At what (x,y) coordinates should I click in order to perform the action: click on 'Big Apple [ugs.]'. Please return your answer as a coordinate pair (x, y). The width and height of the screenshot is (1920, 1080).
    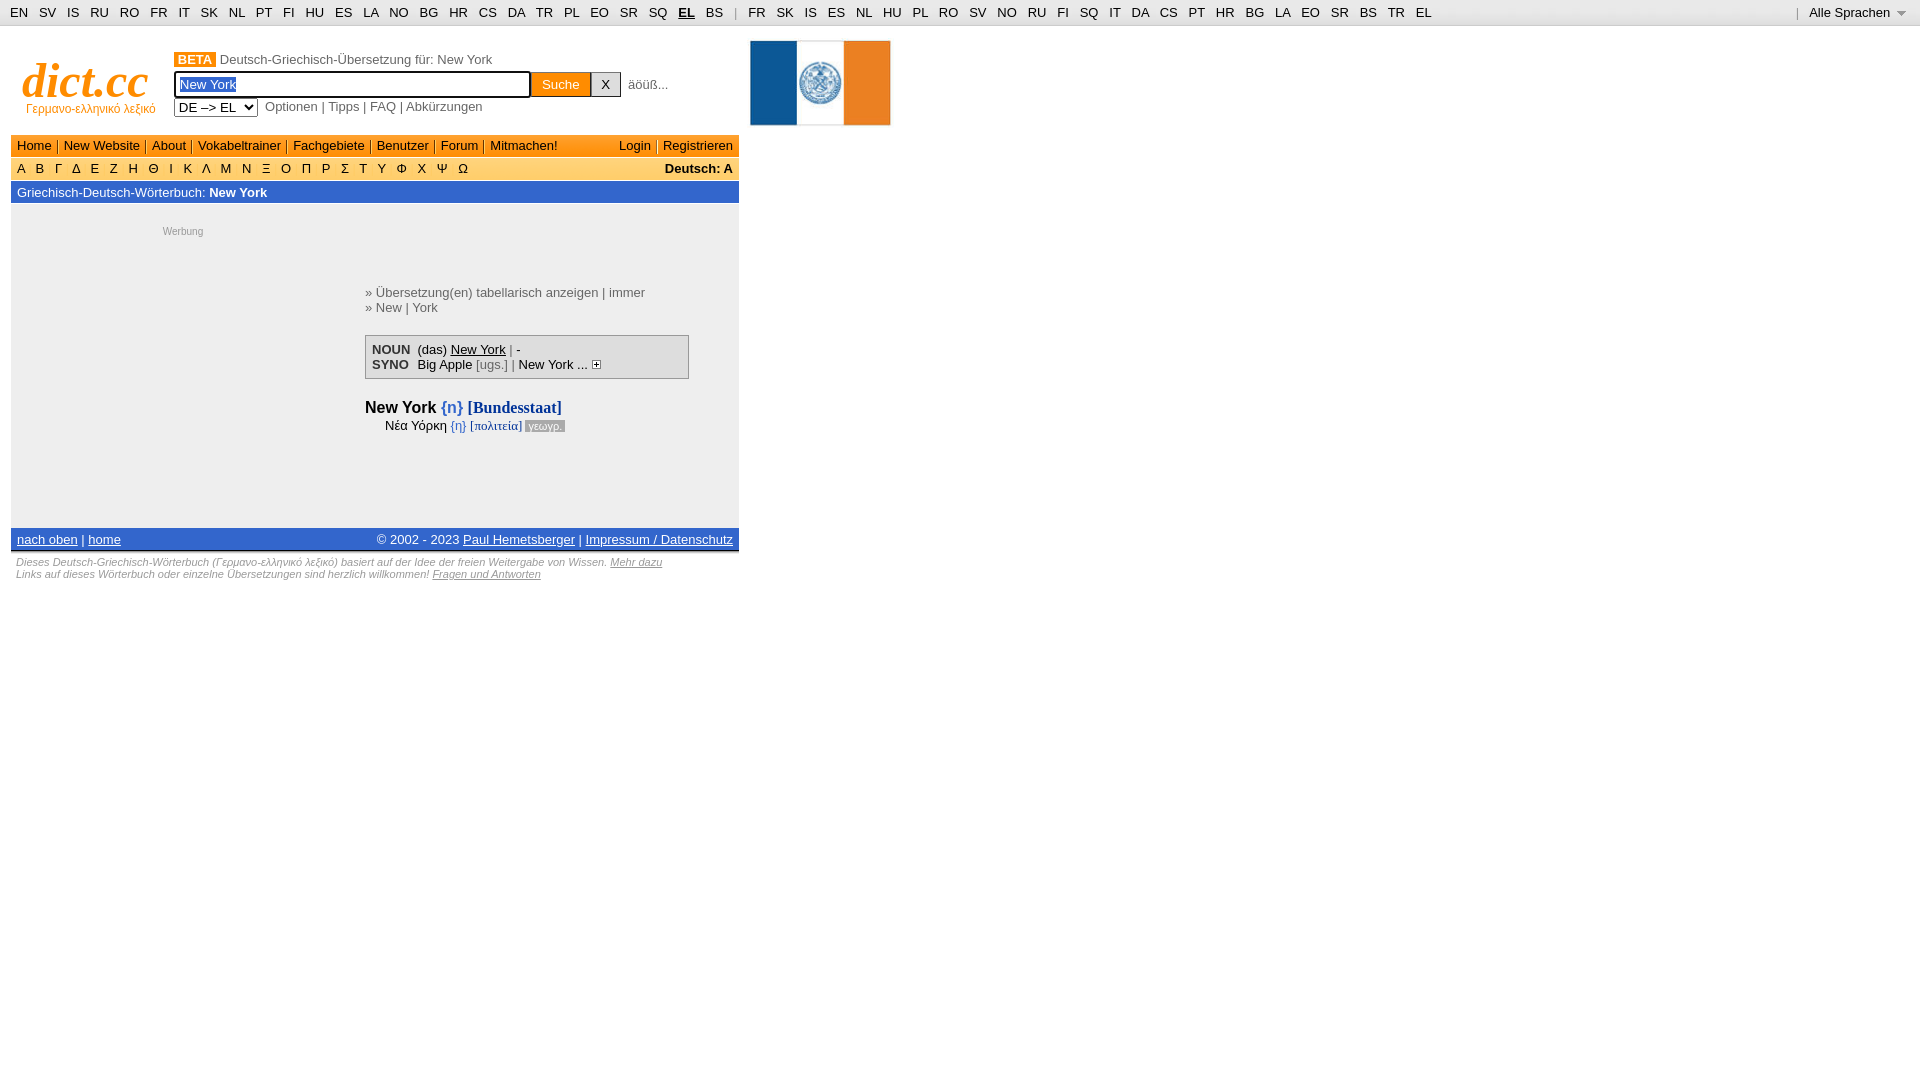
    Looking at the image, I should click on (461, 363).